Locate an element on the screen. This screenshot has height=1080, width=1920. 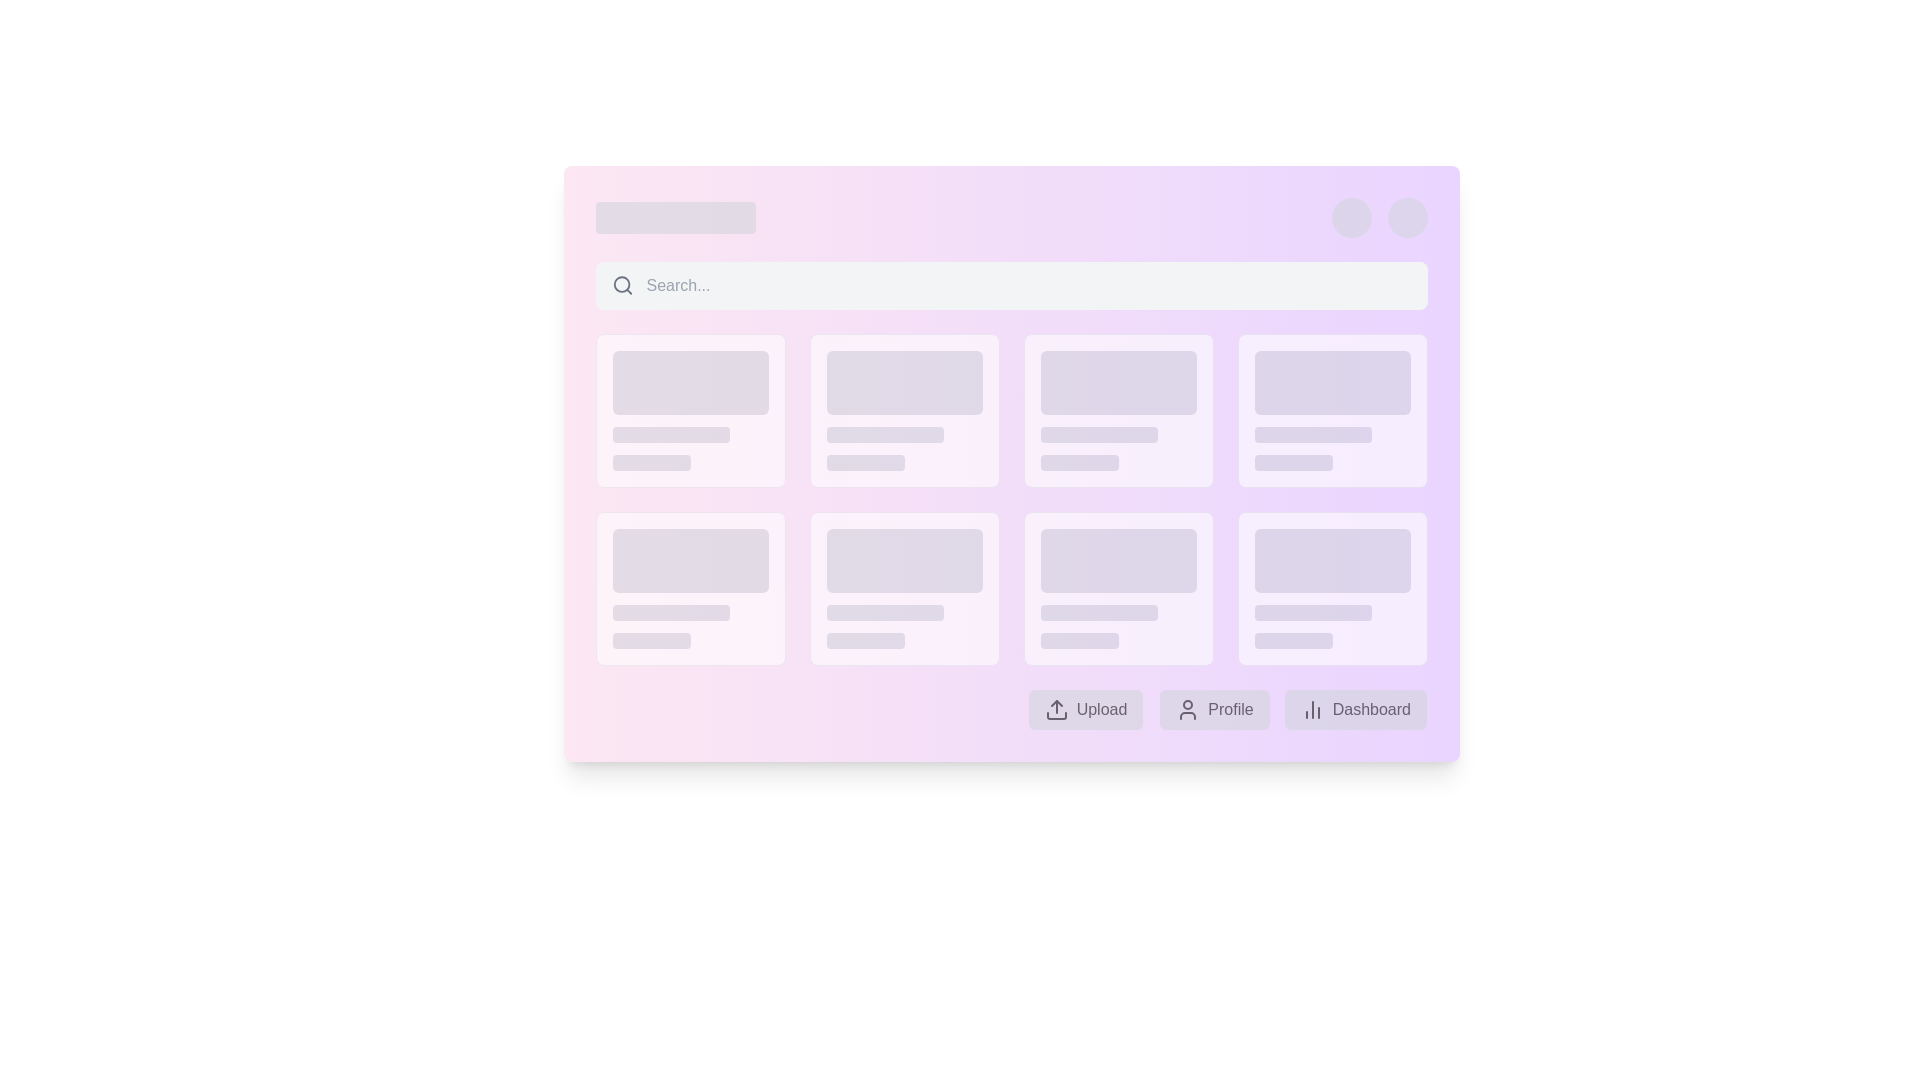
the 'Dashboard' button, which is a light gray rounded rectangle with a bar chart icon and the text 'Dashboard', to trigger tooltip or style changes is located at coordinates (1356, 708).